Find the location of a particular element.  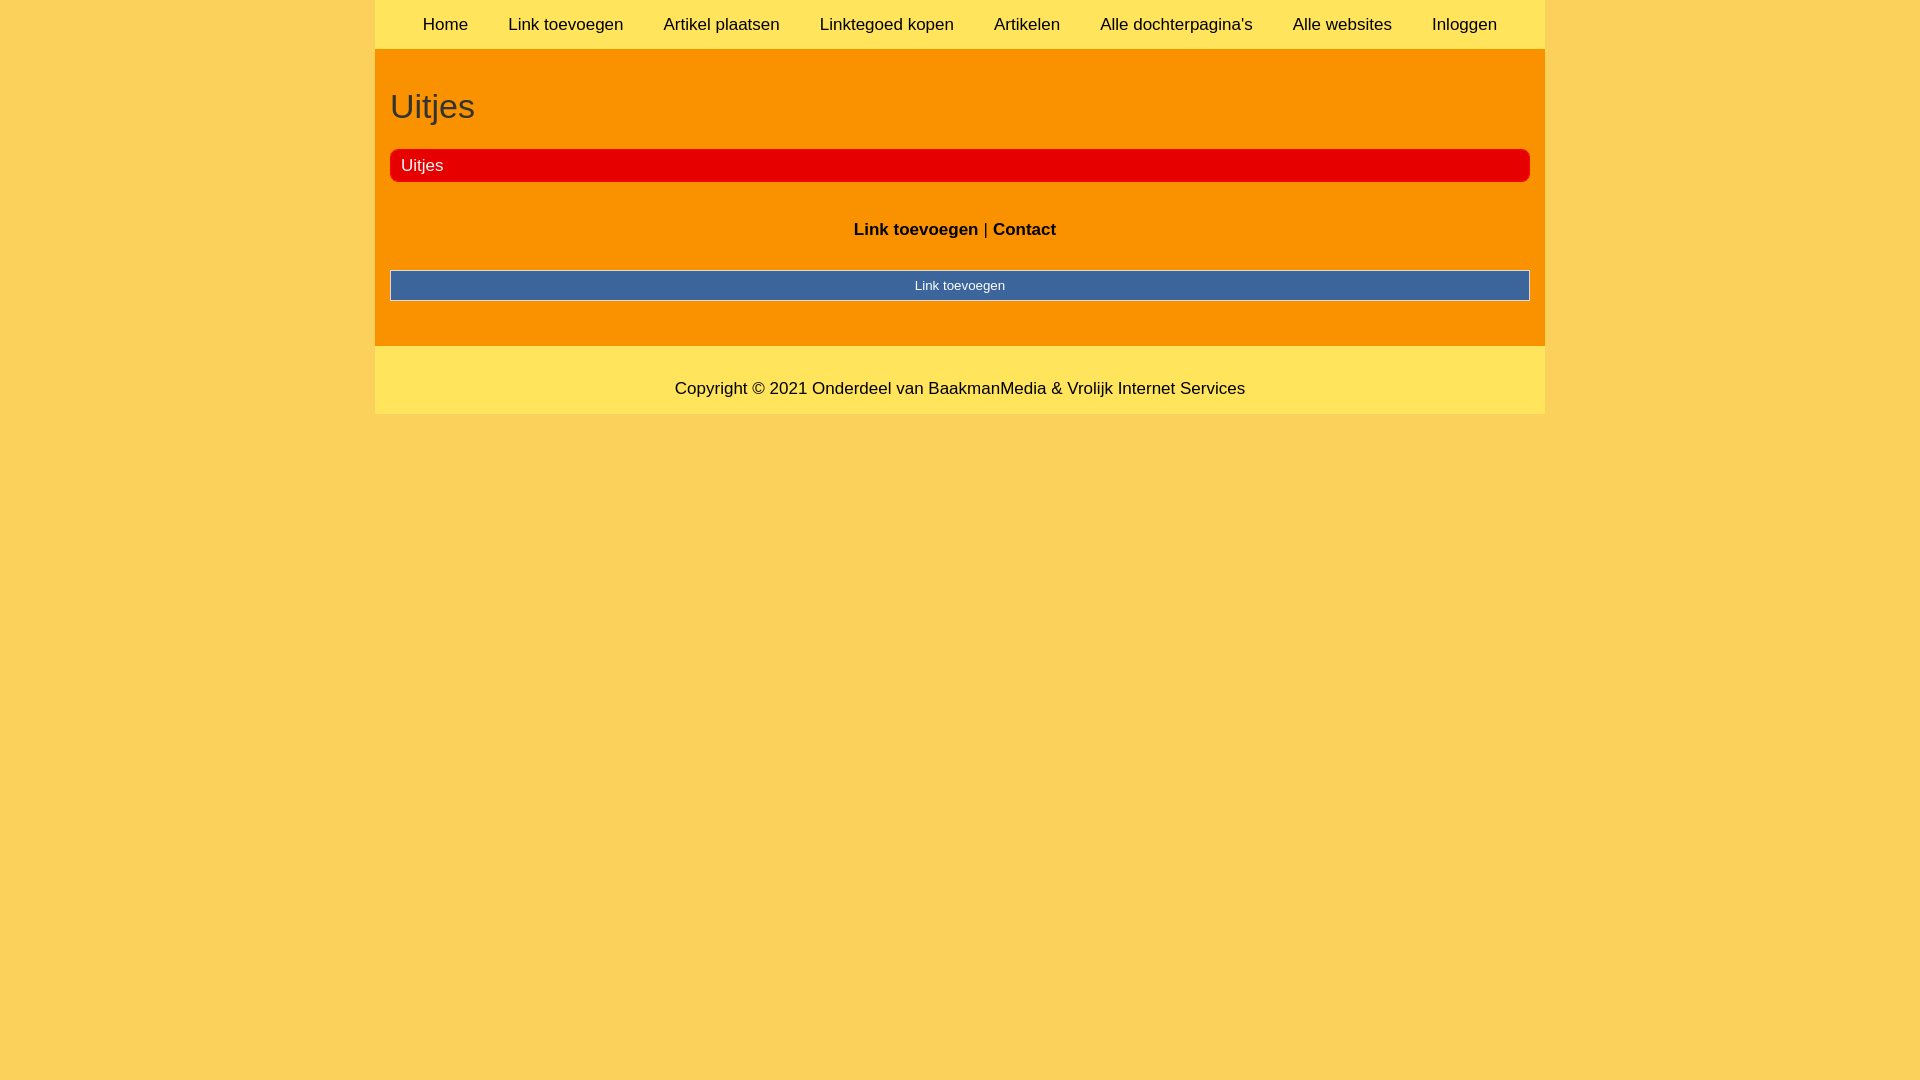

'Contact' is located at coordinates (1024, 228).